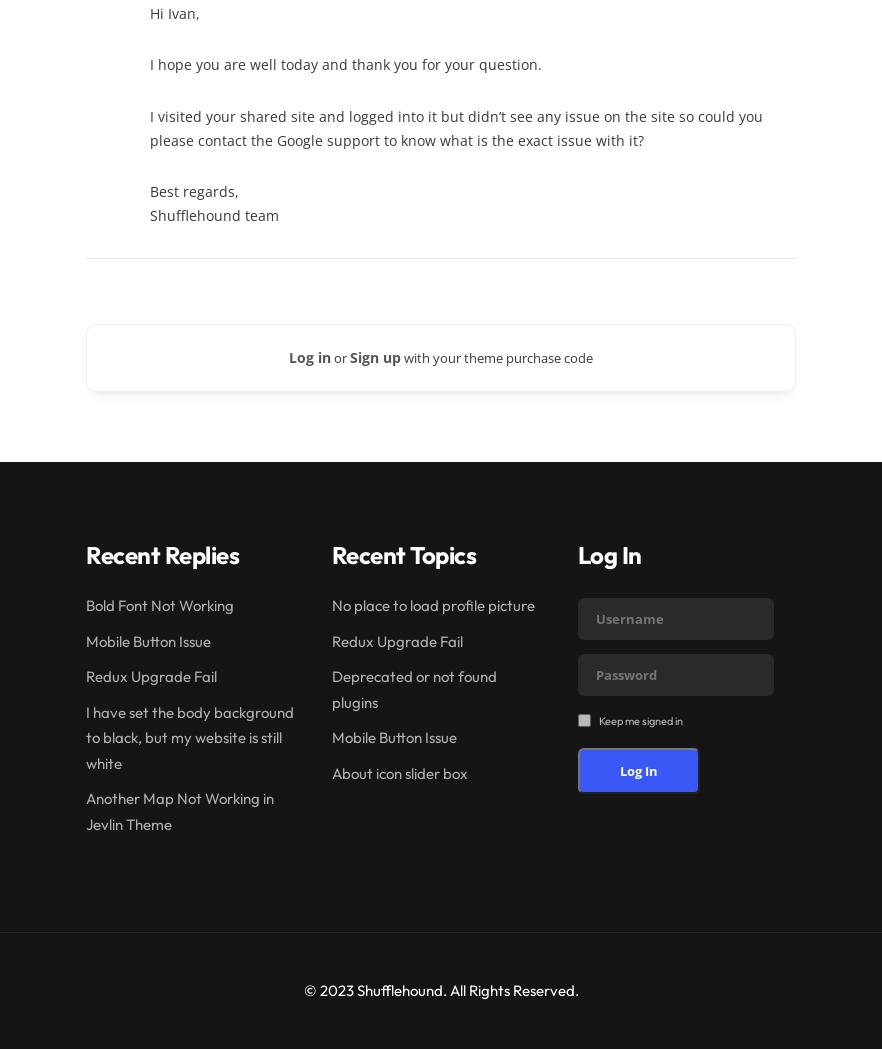  I want to click on 'Log in', so click(309, 356).